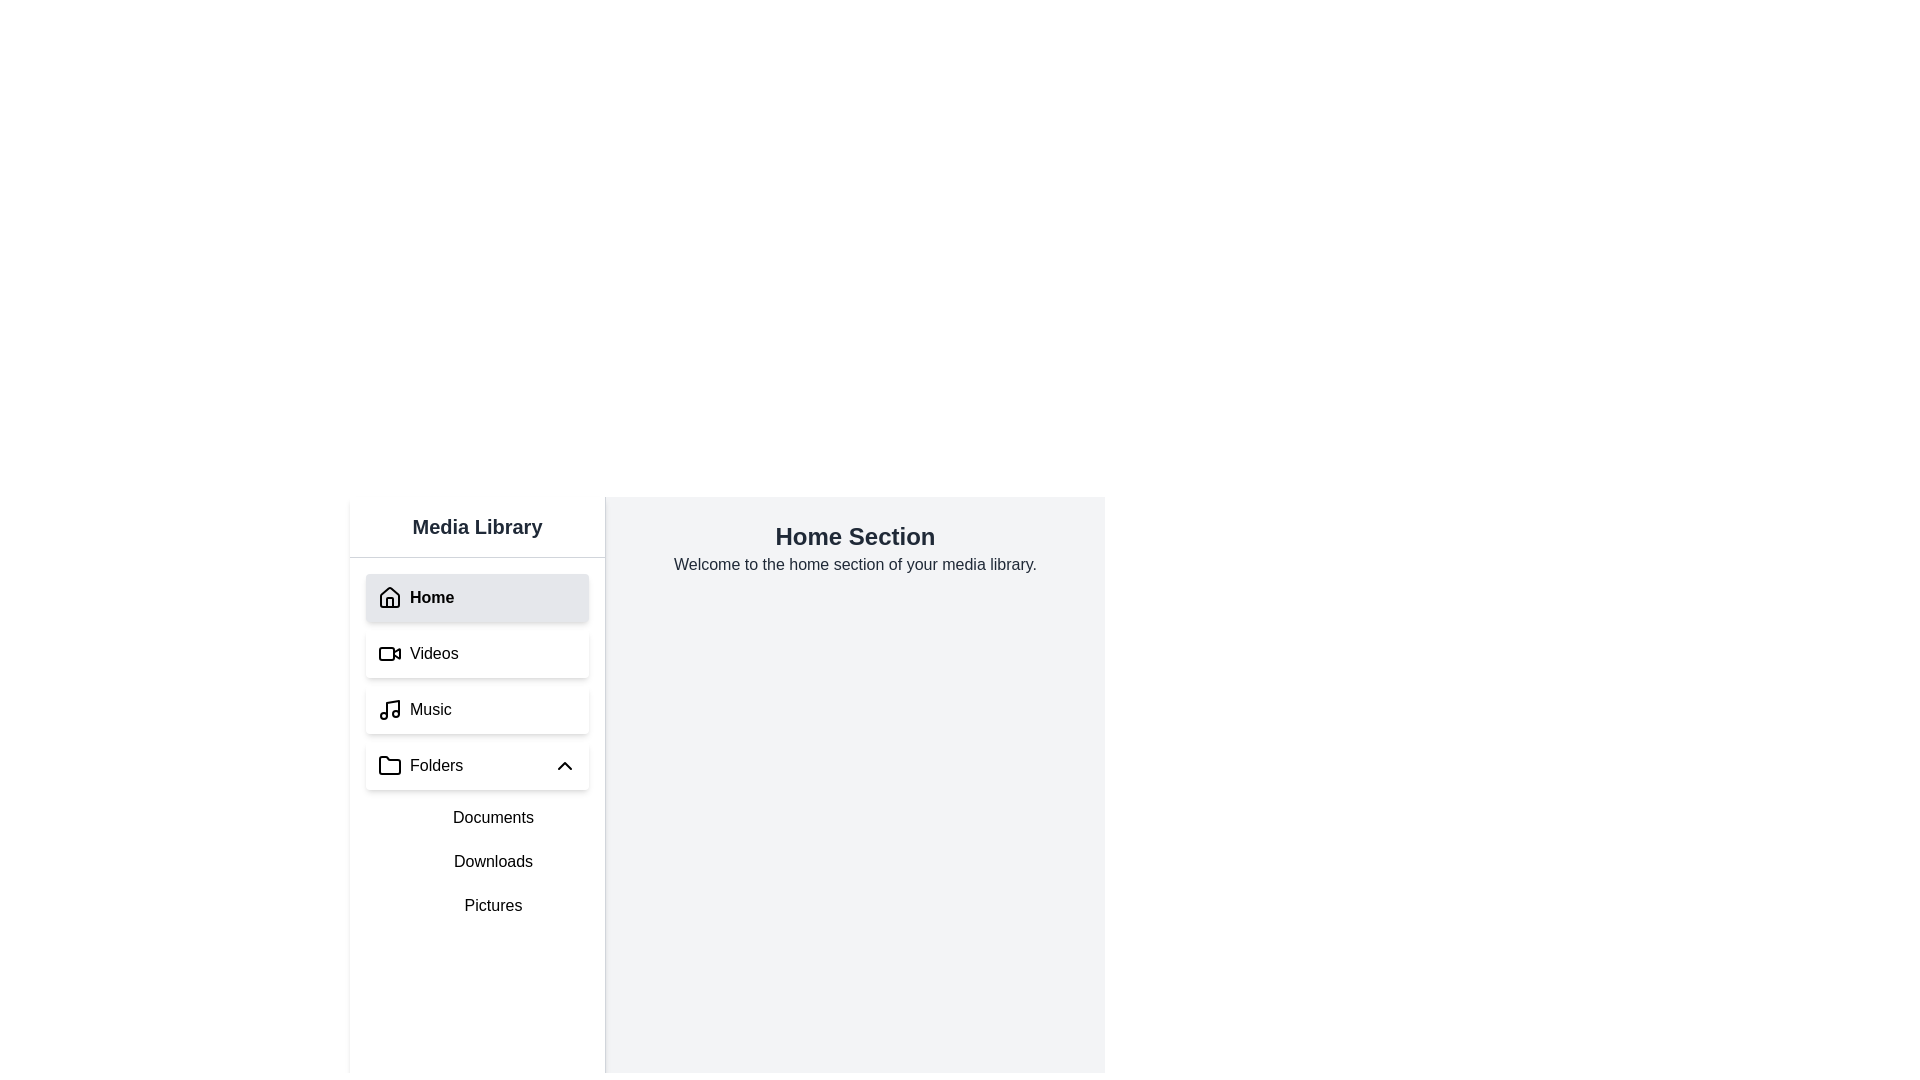 This screenshot has width=1920, height=1080. I want to click on the music note icon located in the 'Music' menu on the left sidebar, so click(389, 708).